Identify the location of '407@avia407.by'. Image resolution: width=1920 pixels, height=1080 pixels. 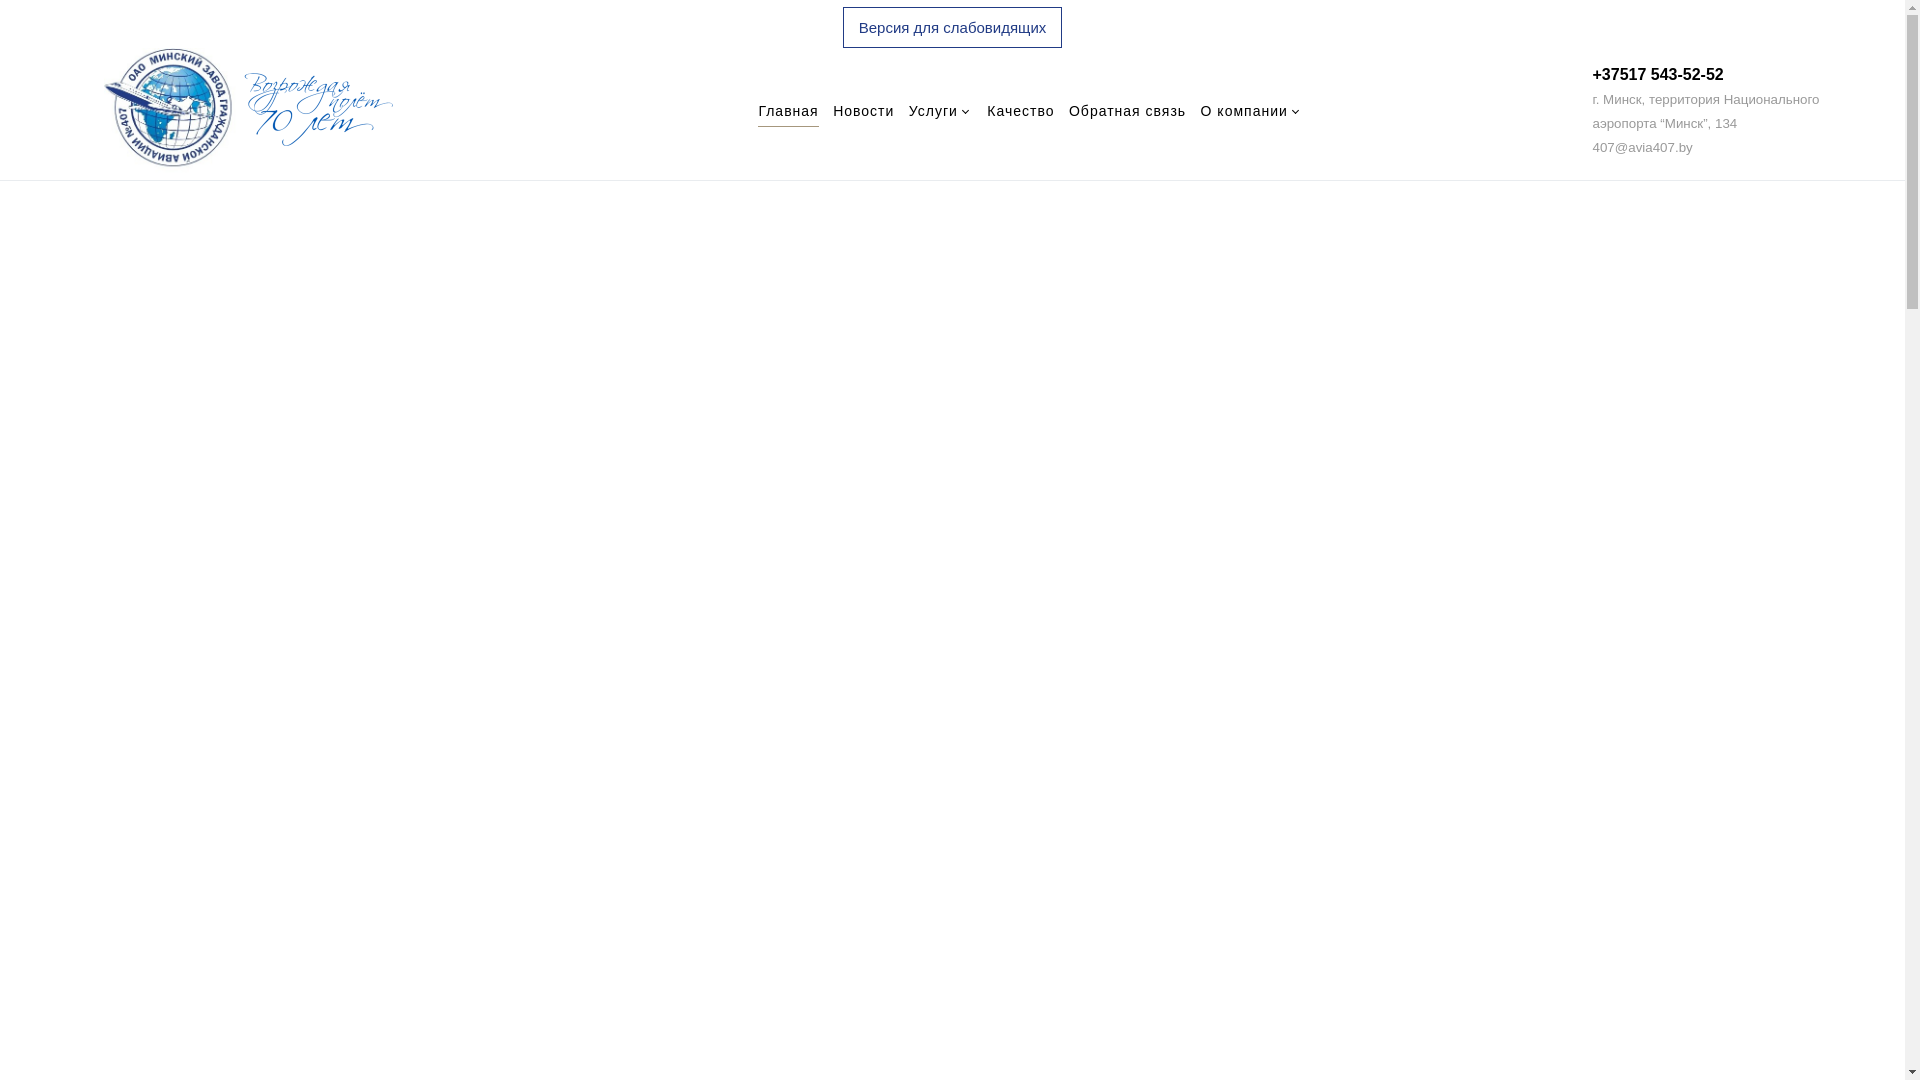
(1641, 145).